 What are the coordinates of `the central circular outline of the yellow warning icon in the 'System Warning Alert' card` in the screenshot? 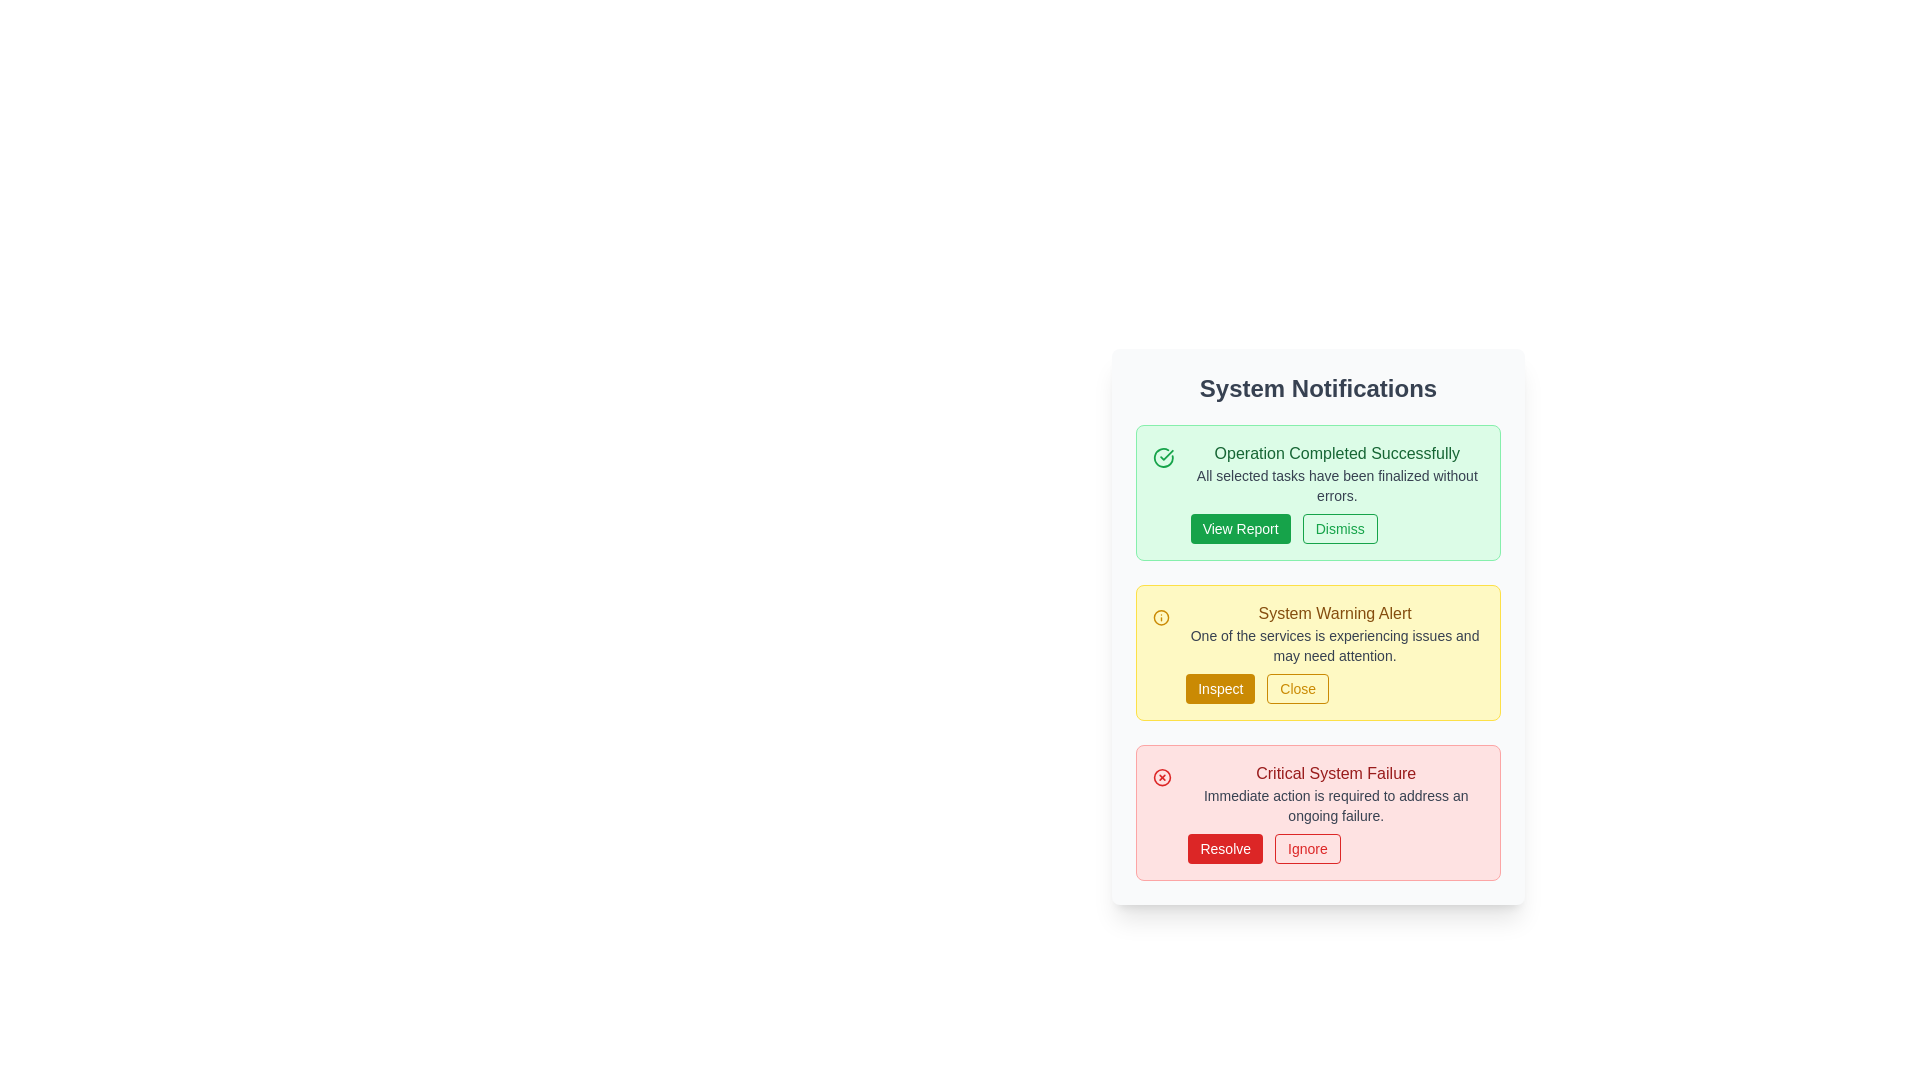 It's located at (1161, 616).